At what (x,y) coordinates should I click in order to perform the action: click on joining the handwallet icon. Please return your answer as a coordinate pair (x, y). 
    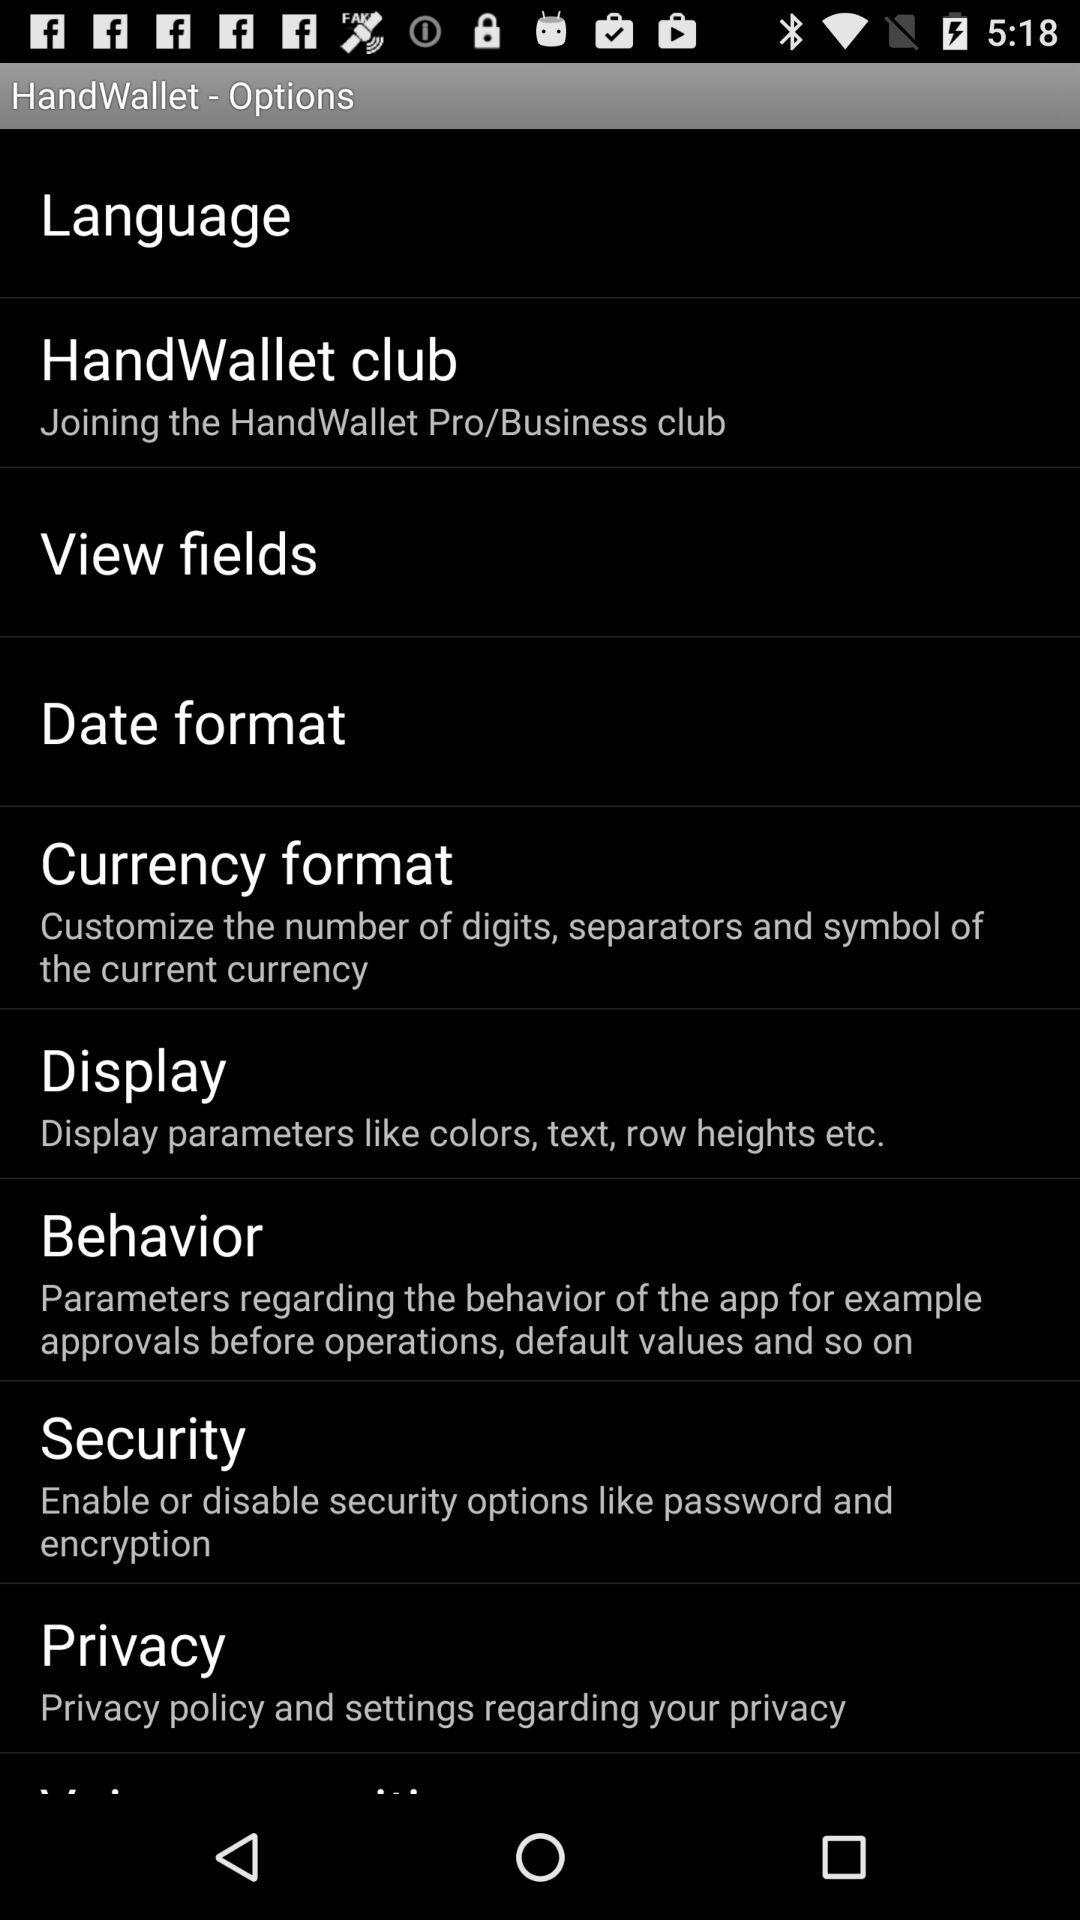
    Looking at the image, I should click on (382, 419).